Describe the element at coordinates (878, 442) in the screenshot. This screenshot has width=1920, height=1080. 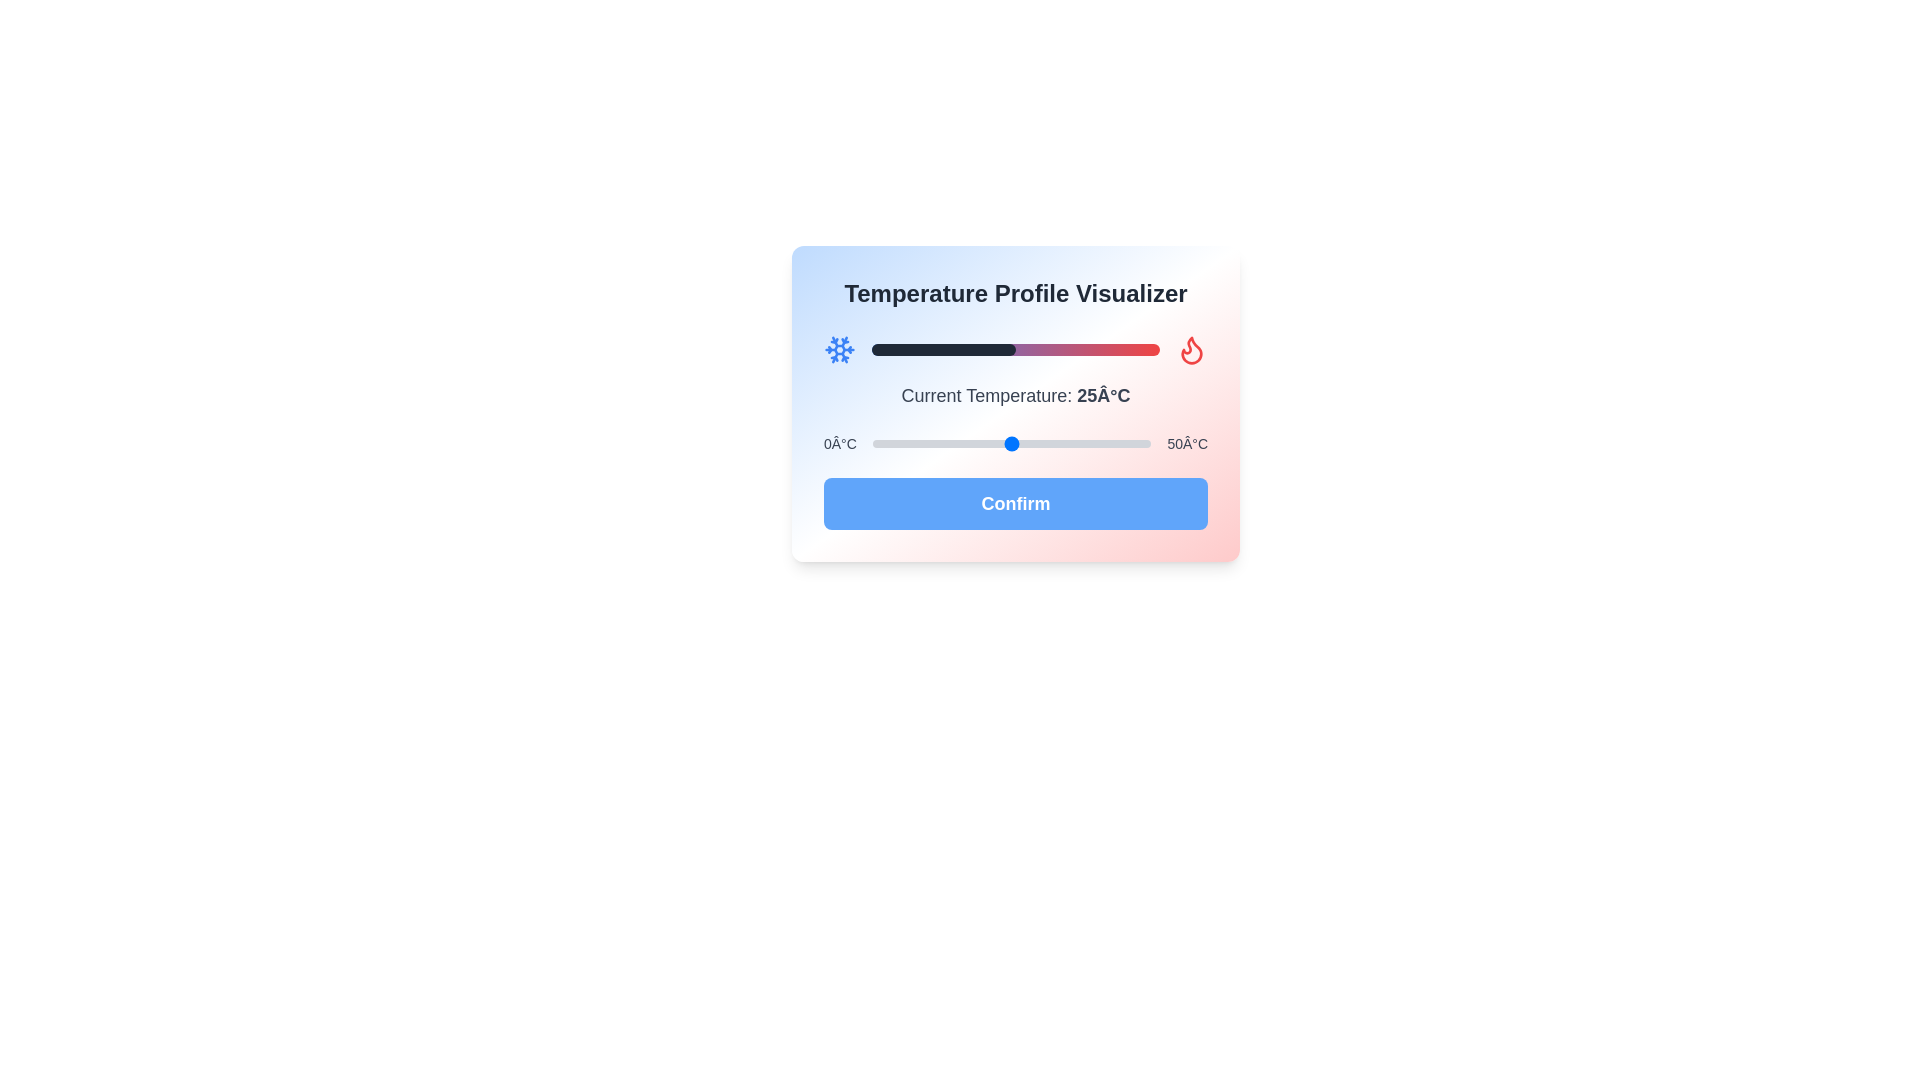
I see `the temperature to 1°C using the slider` at that location.